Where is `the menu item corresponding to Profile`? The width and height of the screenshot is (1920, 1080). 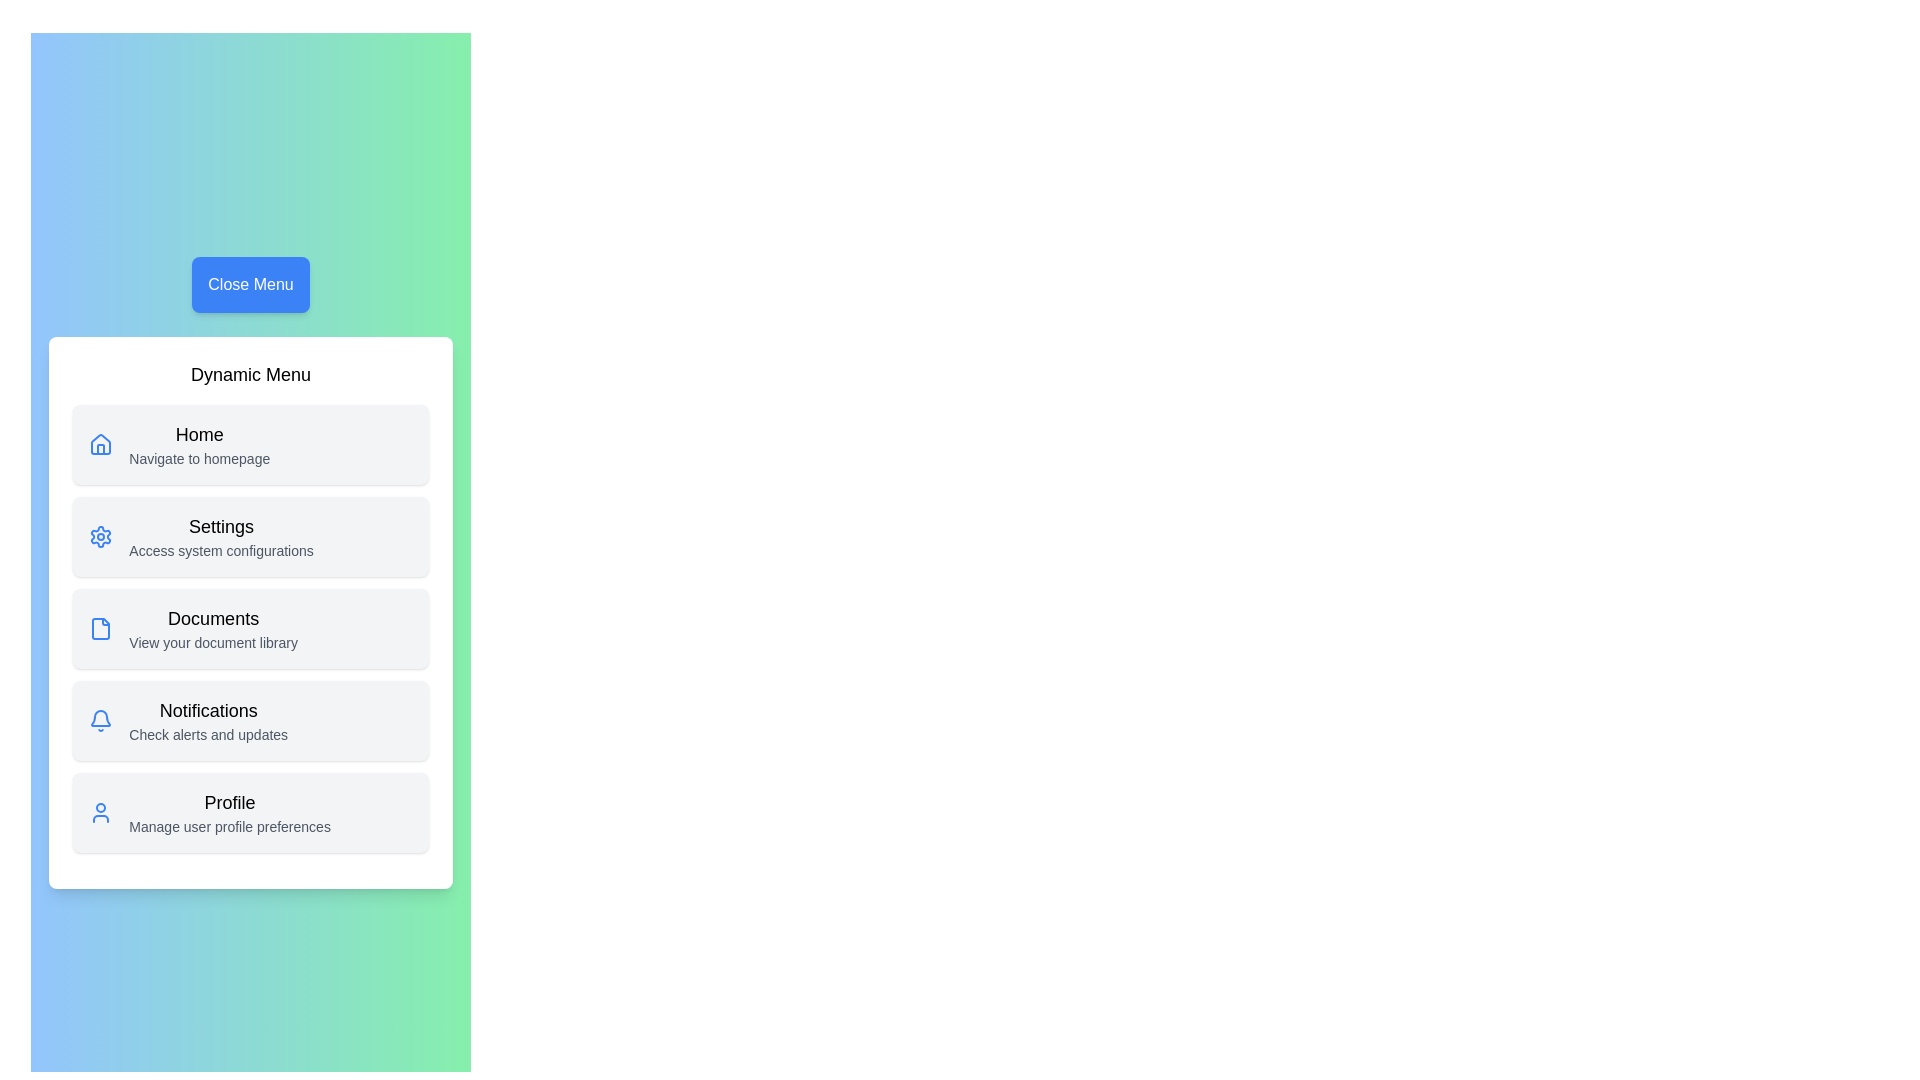
the menu item corresponding to Profile is located at coordinates (249, 813).